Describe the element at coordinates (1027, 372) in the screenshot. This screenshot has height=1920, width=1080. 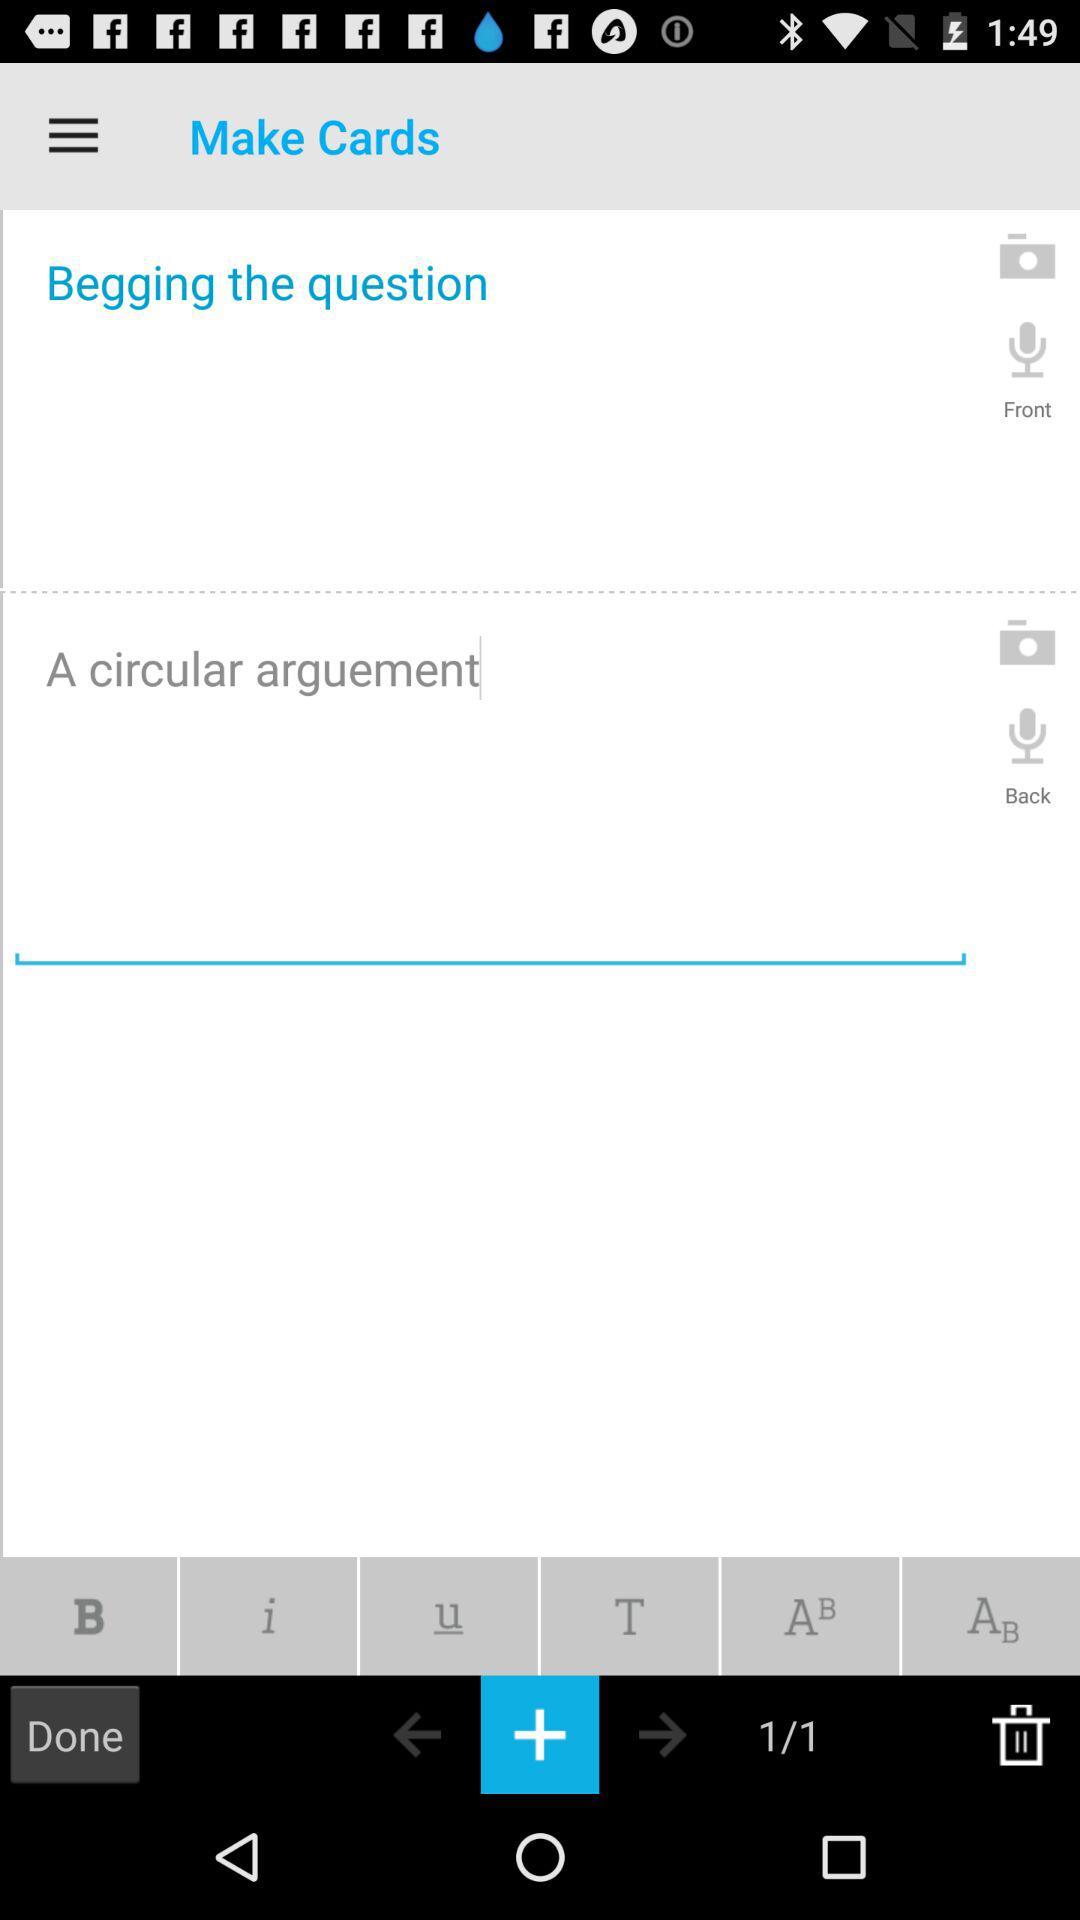
I see `the microphone icon` at that location.